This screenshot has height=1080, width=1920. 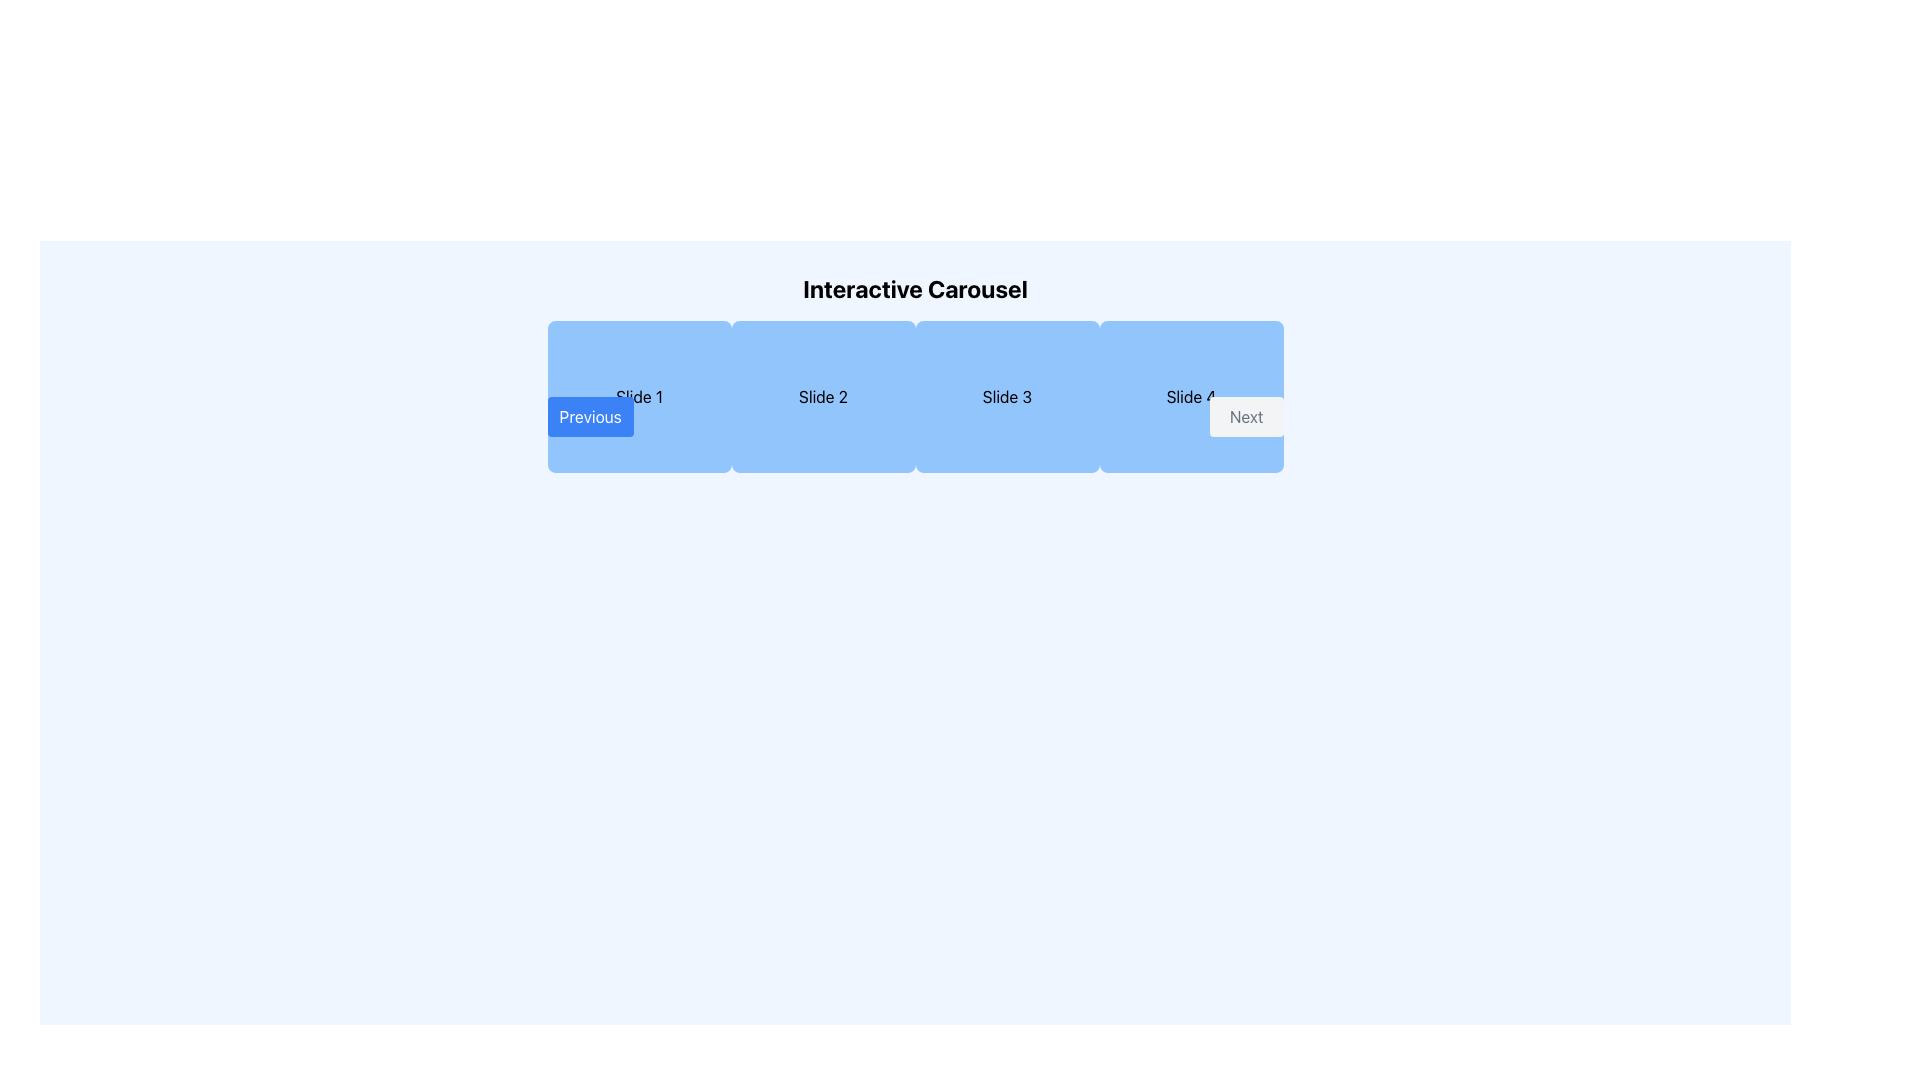 What do you see at coordinates (823, 397) in the screenshot?
I see `the static informational block displaying 'Slide 2', which is the second item in the carousel layout` at bounding box center [823, 397].